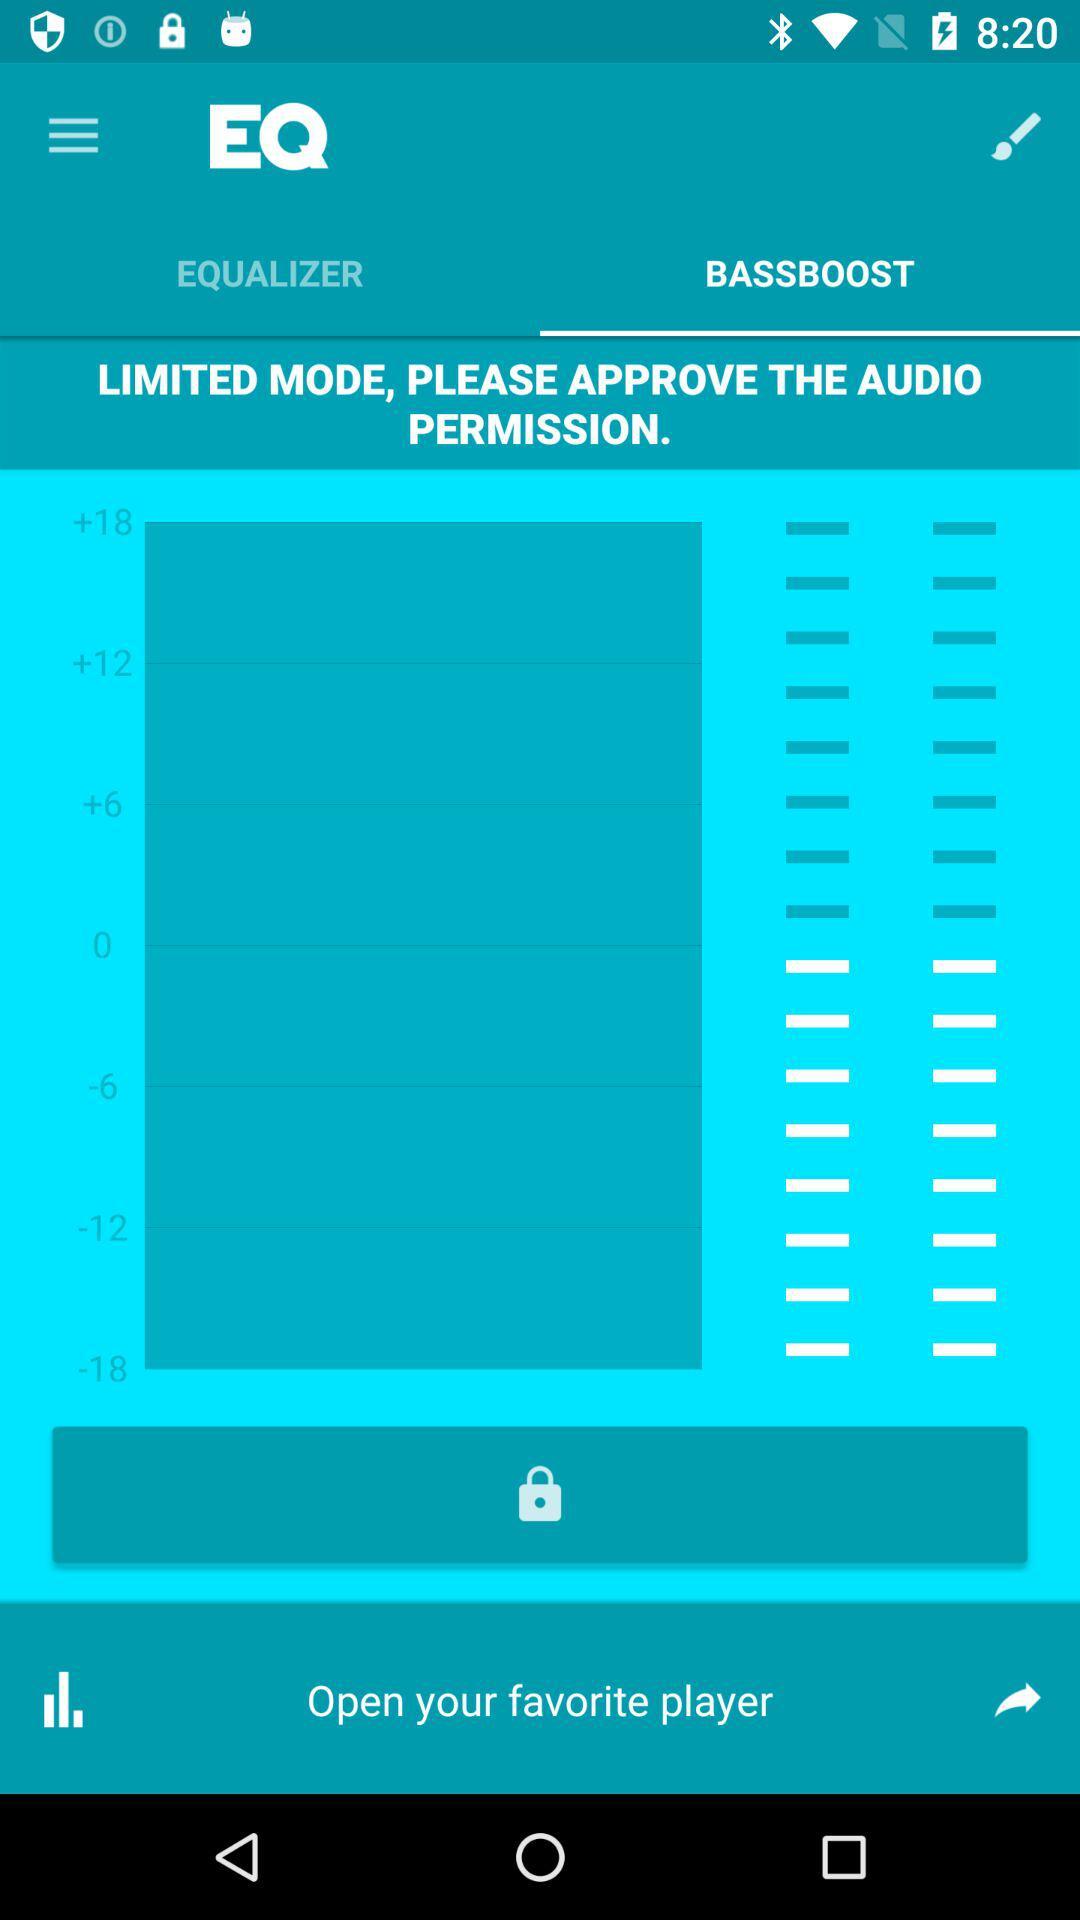  Describe the element at coordinates (540, 1494) in the screenshot. I see `lock symbol` at that location.